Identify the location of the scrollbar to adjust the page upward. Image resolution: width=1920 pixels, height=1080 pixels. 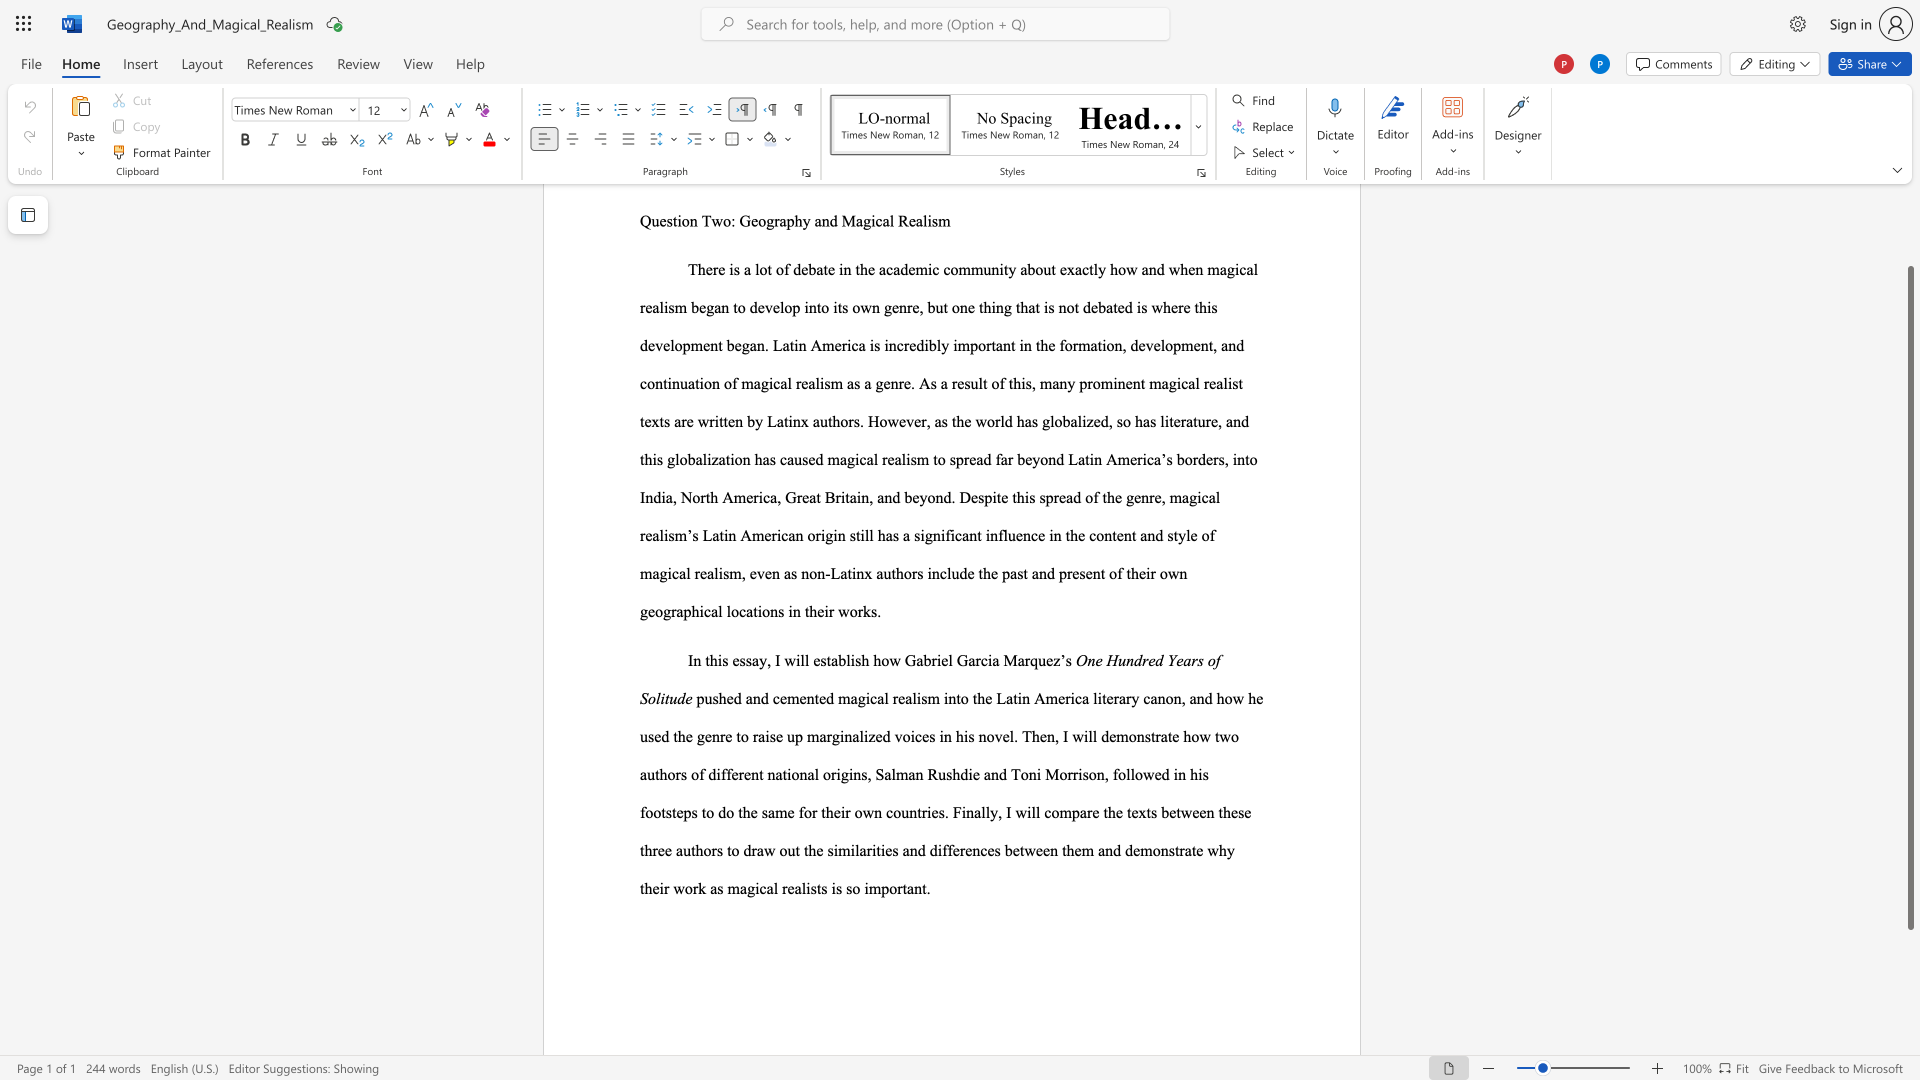
(1909, 209).